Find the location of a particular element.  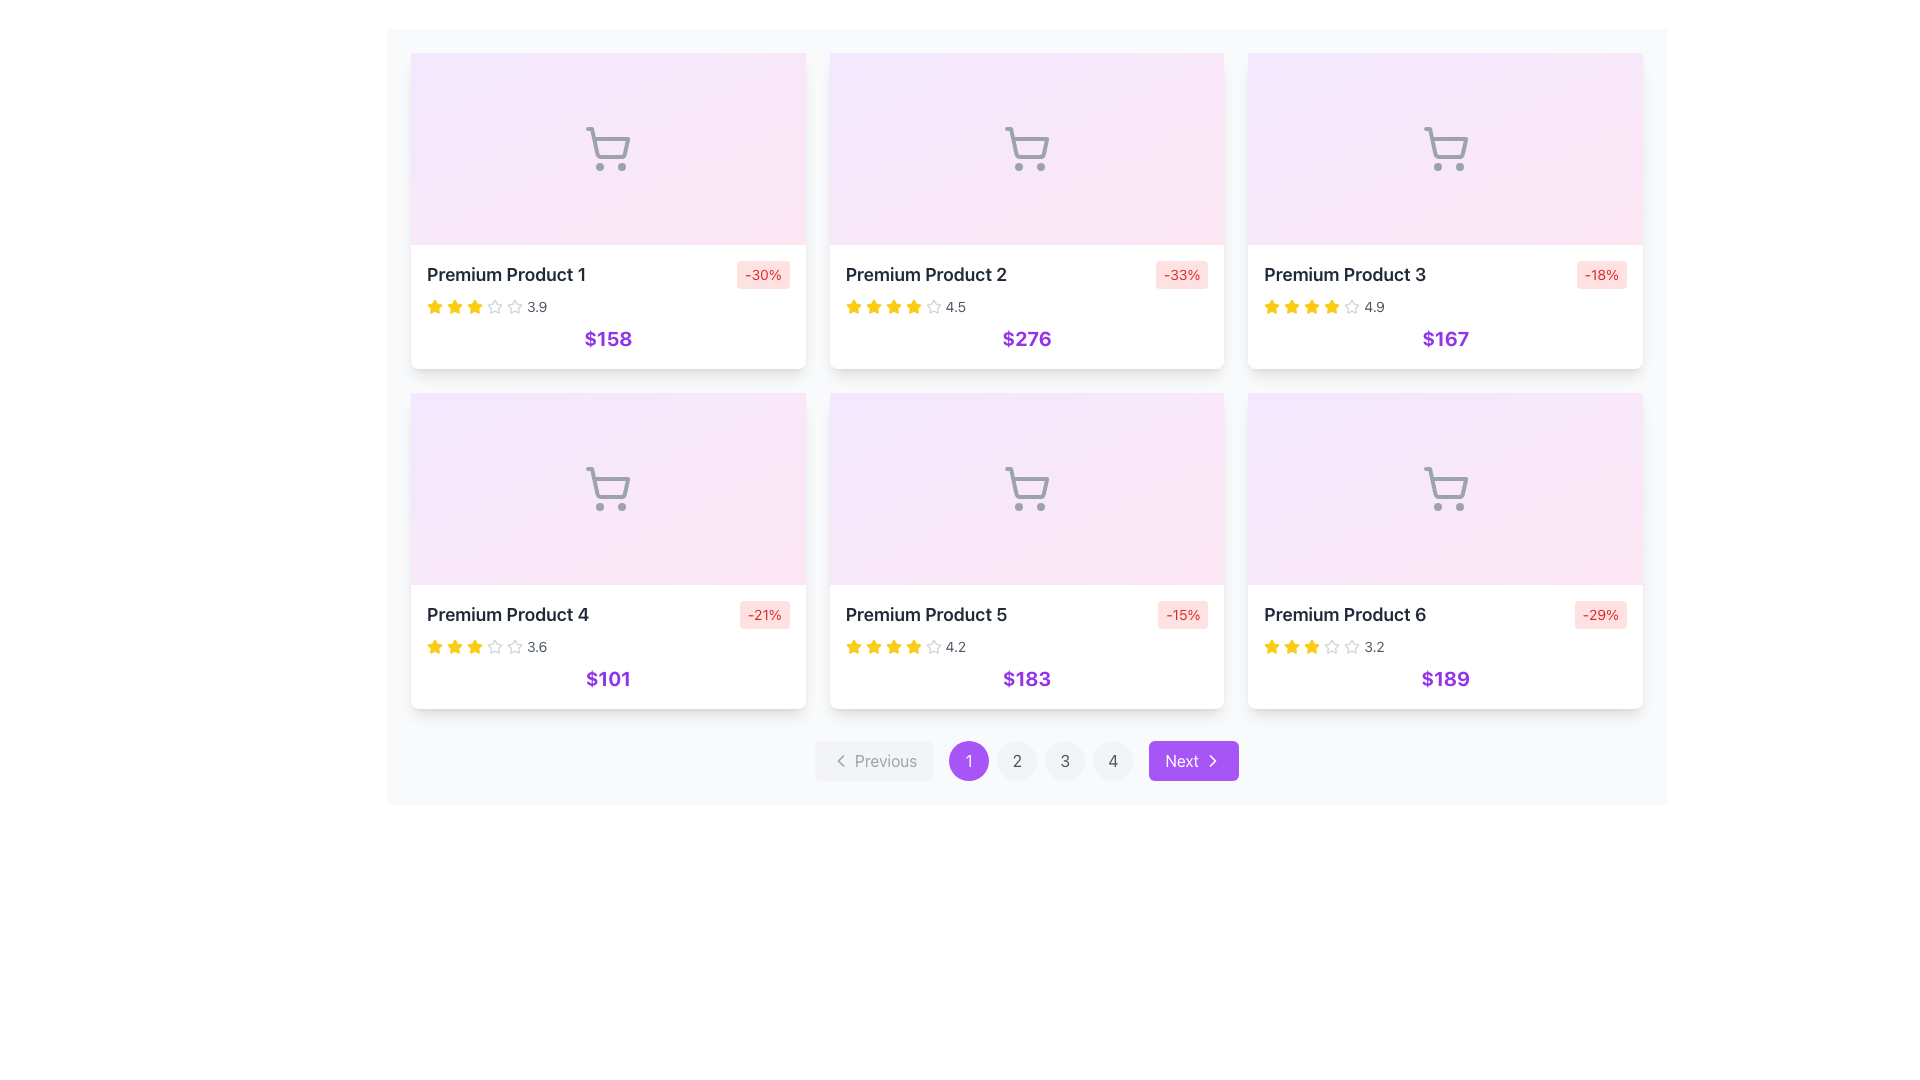

text label that serves as the title for the product in the top-right card of the grid, positioned below the cart icon and above the star rating and price is located at coordinates (1345, 274).